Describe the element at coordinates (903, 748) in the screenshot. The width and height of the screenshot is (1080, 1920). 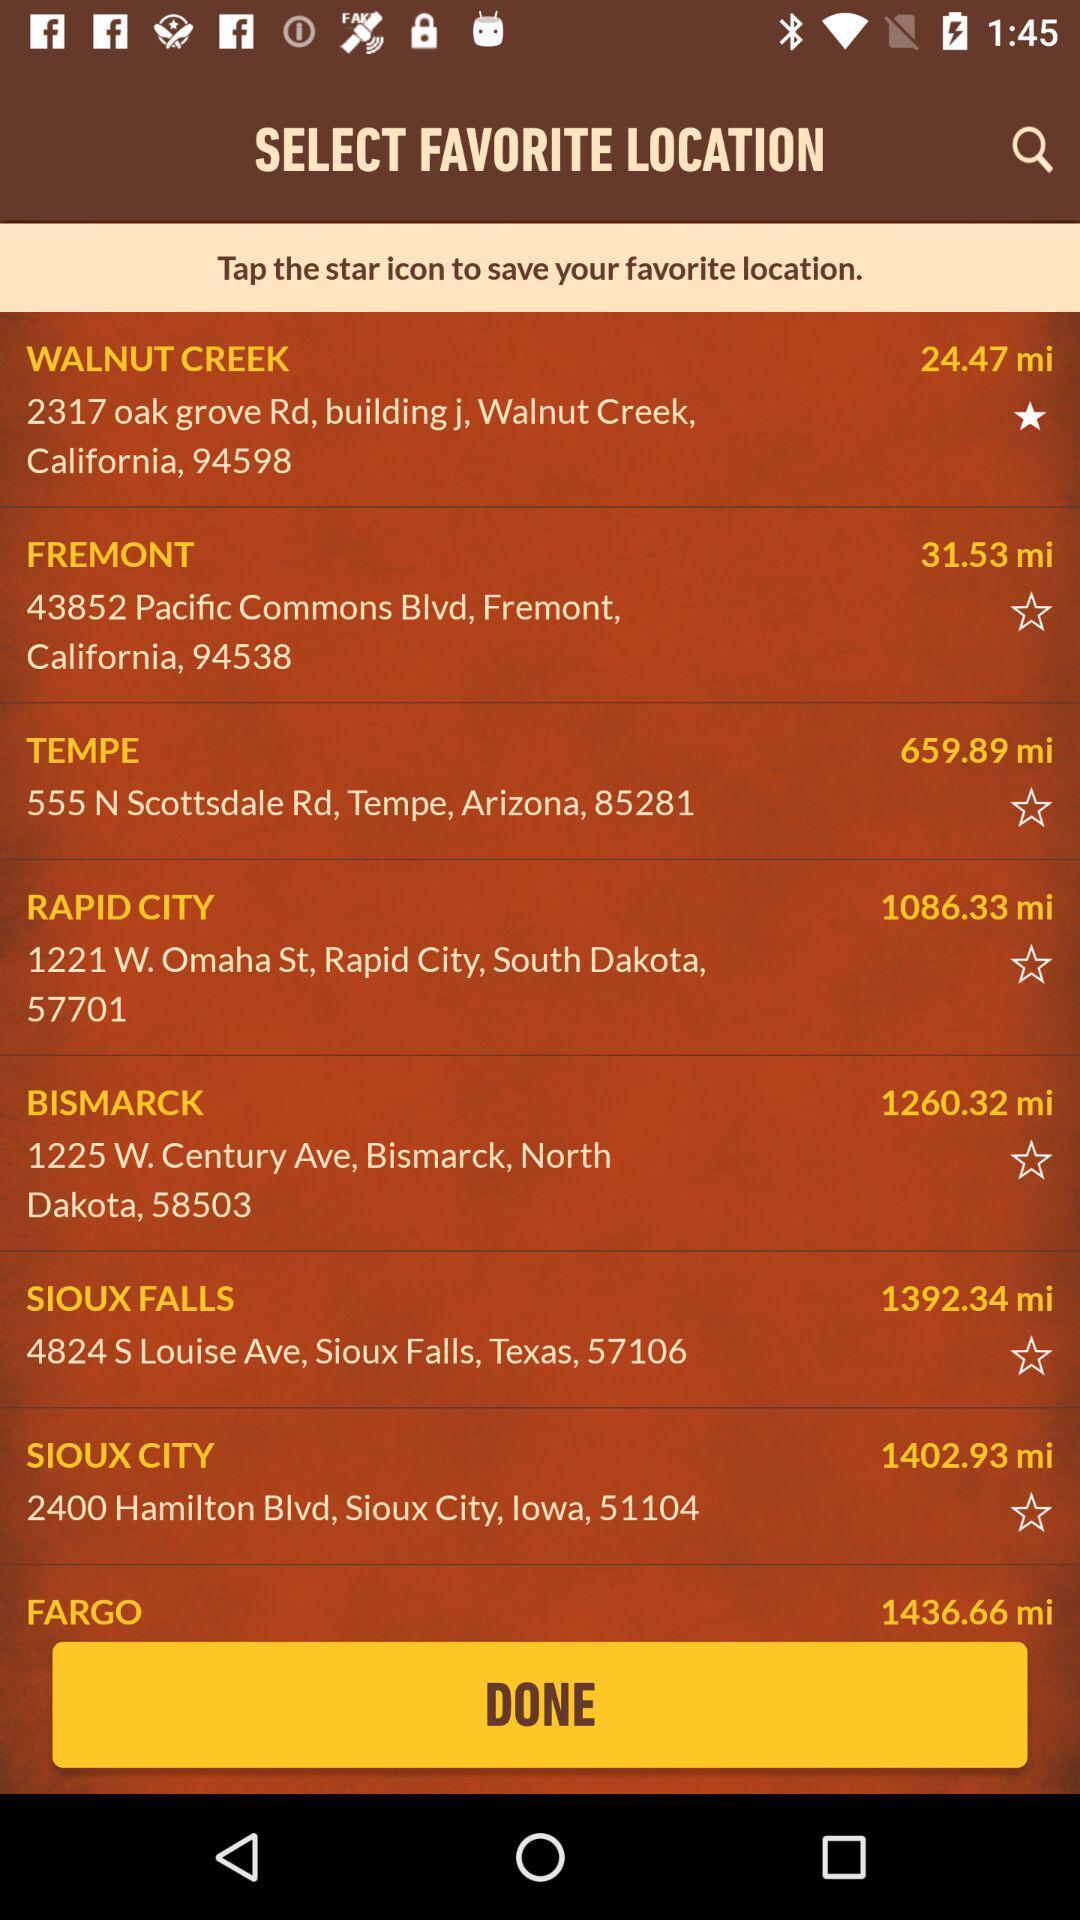
I see `icon next to the tempe icon` at that location.